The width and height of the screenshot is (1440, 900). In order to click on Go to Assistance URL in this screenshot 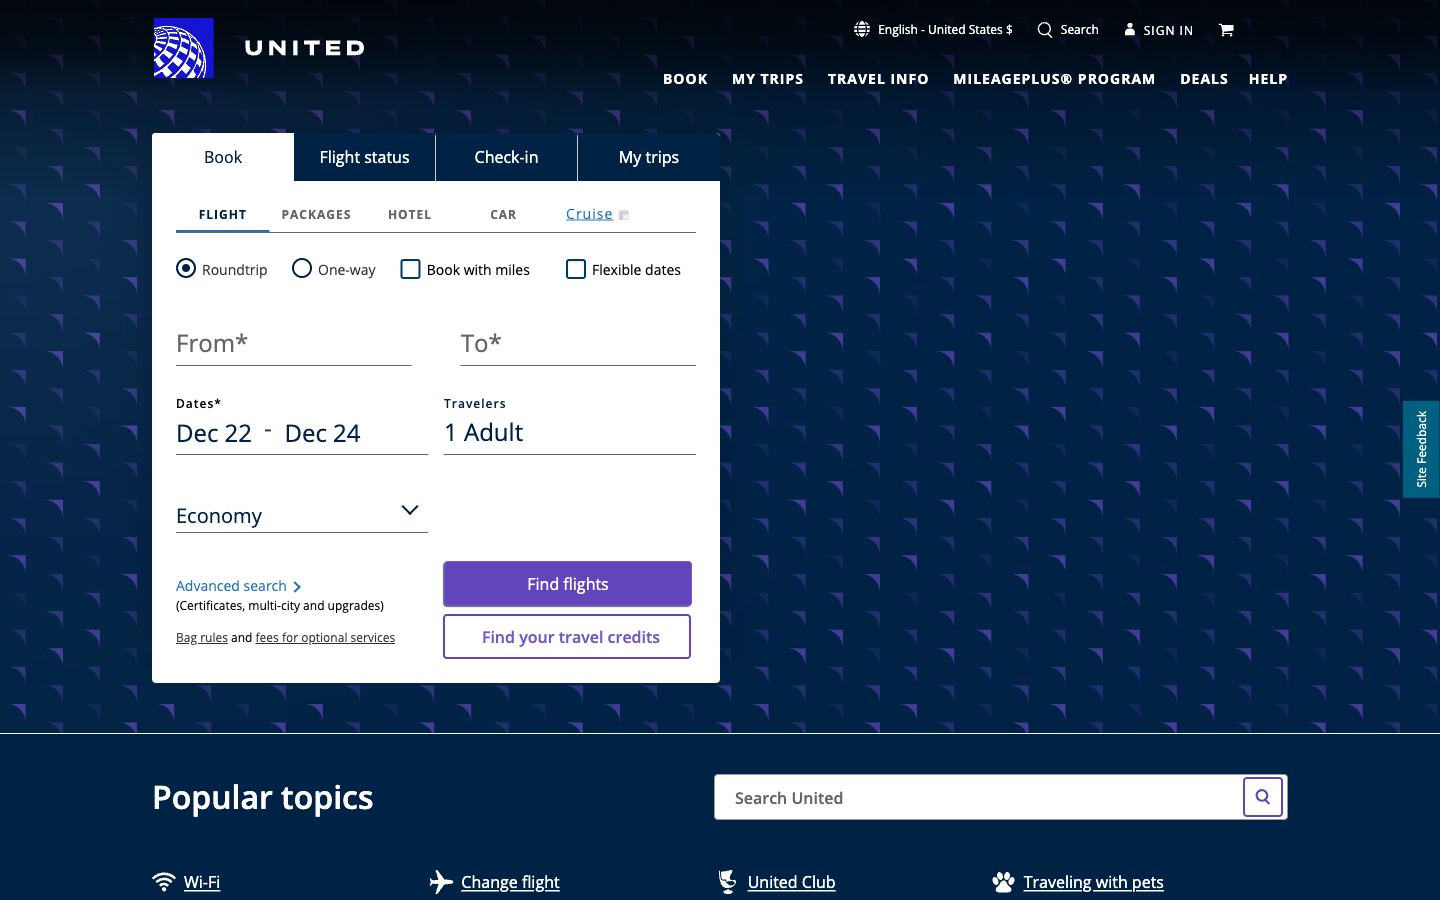, I will do `click(1268, 76)`.